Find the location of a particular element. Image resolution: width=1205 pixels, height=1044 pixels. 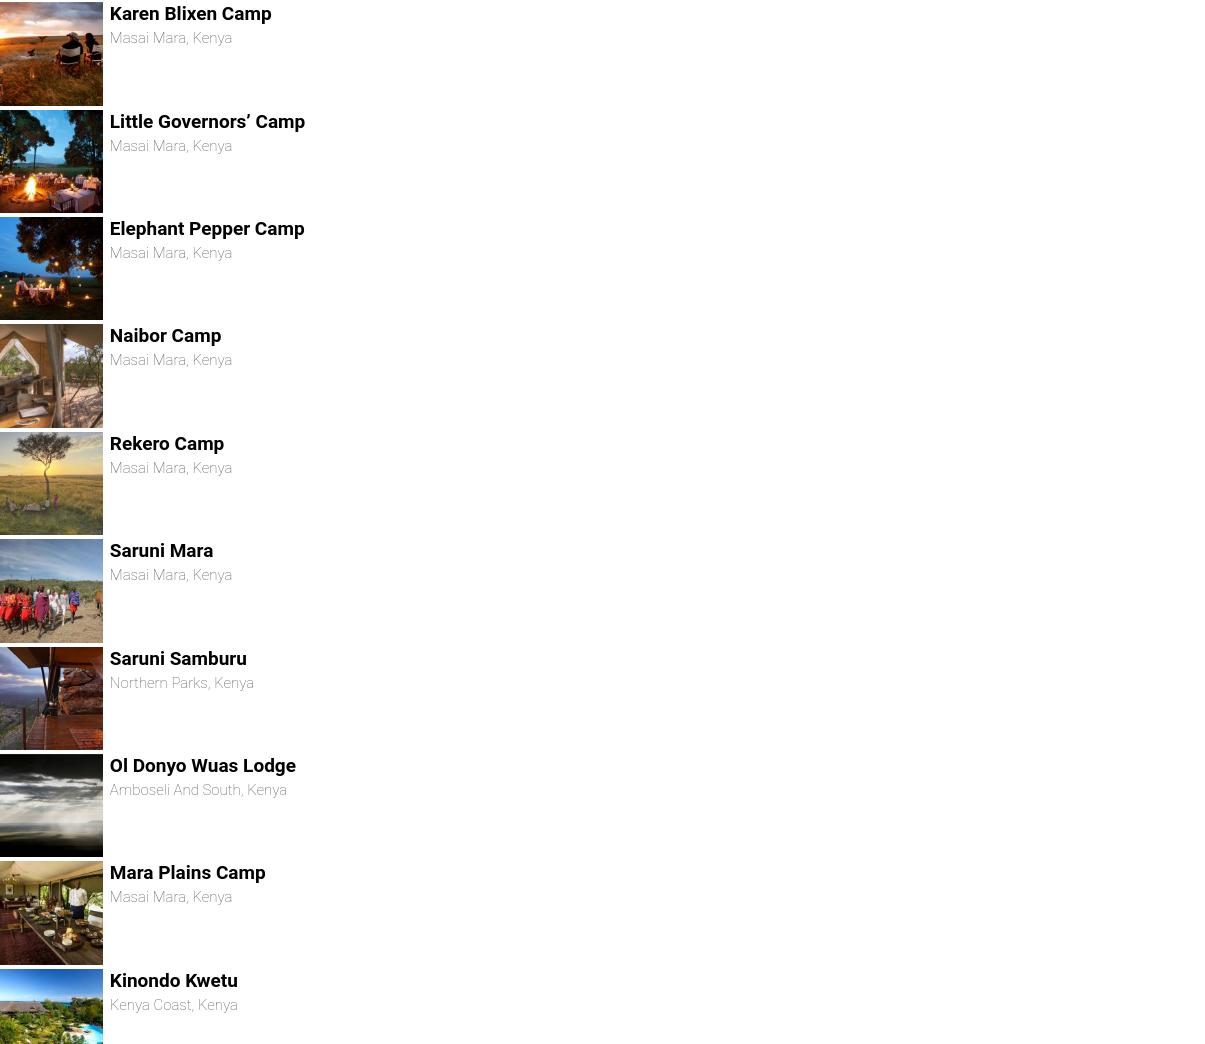

'Ol Donyo Wuas Lodge' is located at coordinates (108, 764).